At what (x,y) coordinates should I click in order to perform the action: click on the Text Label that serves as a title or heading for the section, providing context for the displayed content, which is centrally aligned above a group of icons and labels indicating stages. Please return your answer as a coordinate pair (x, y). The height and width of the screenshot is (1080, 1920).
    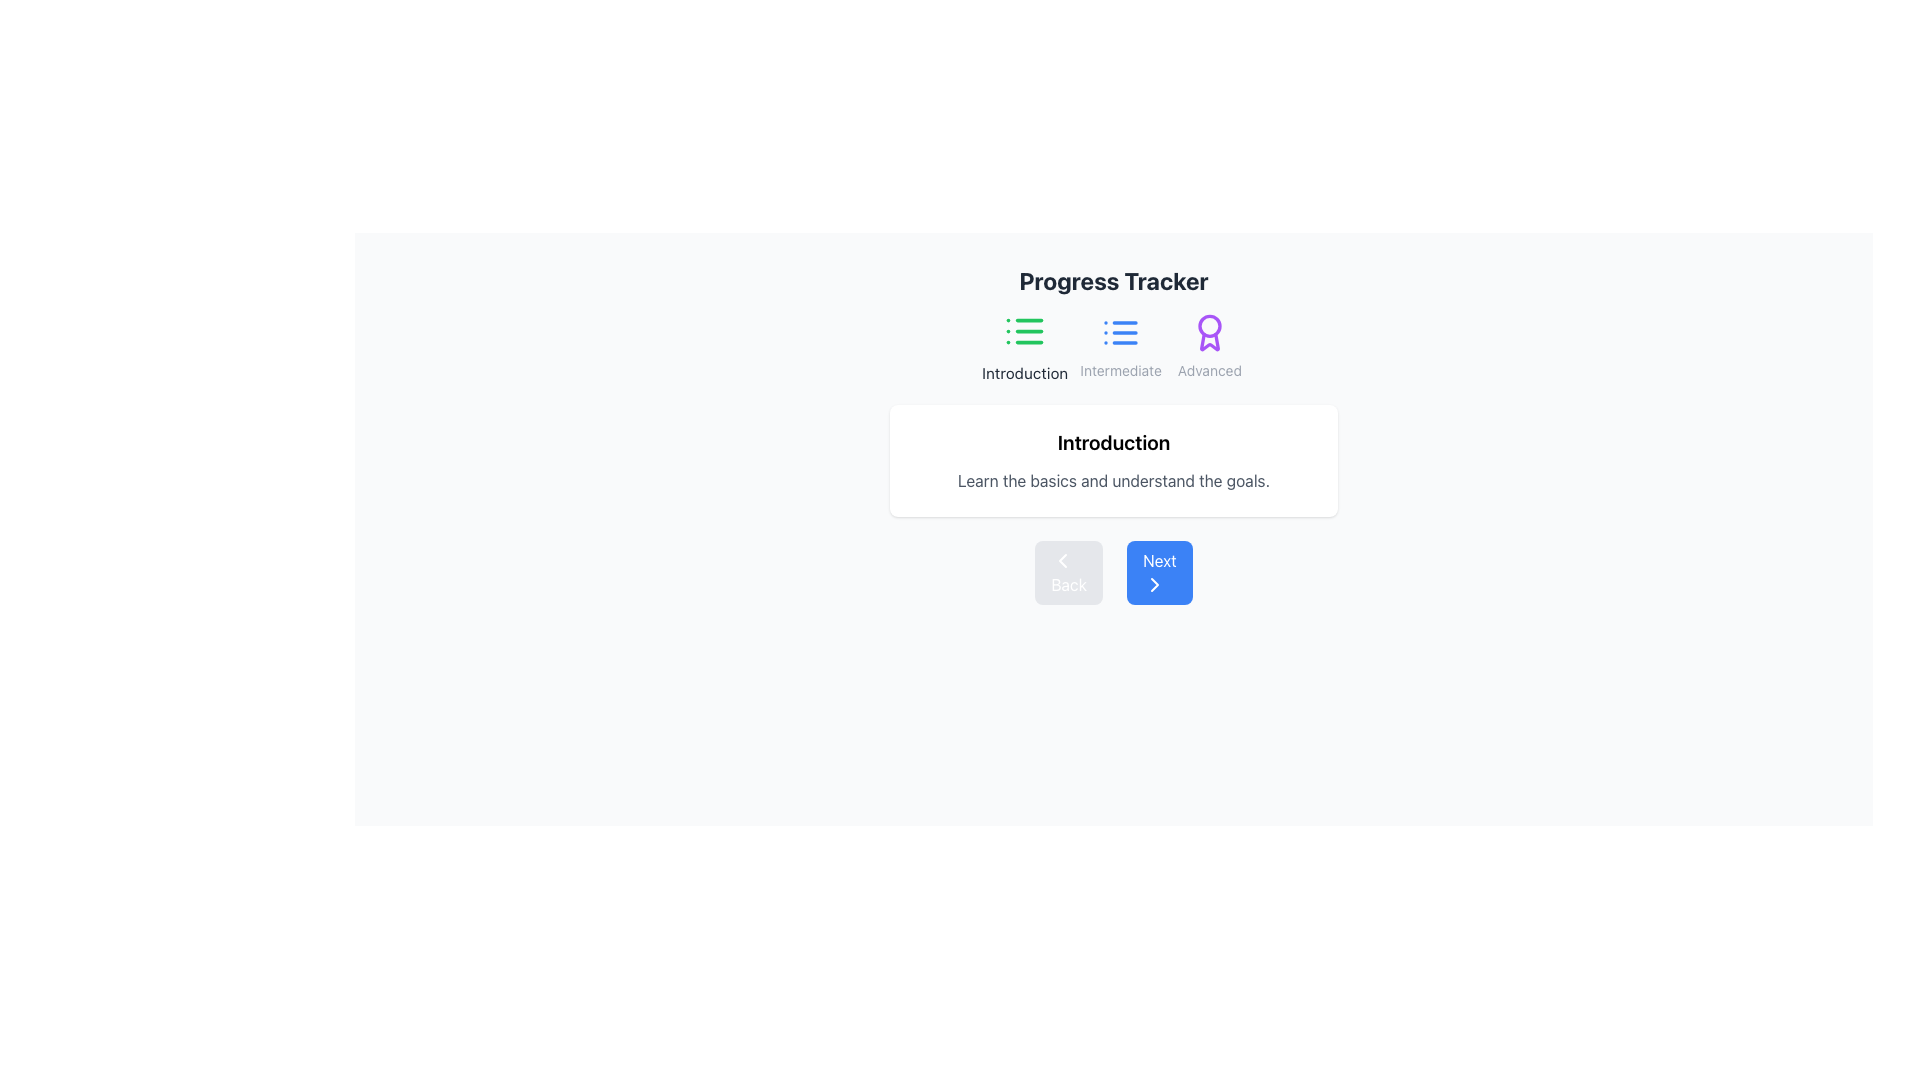
    Looking at the image, I should click on (1112, 281).